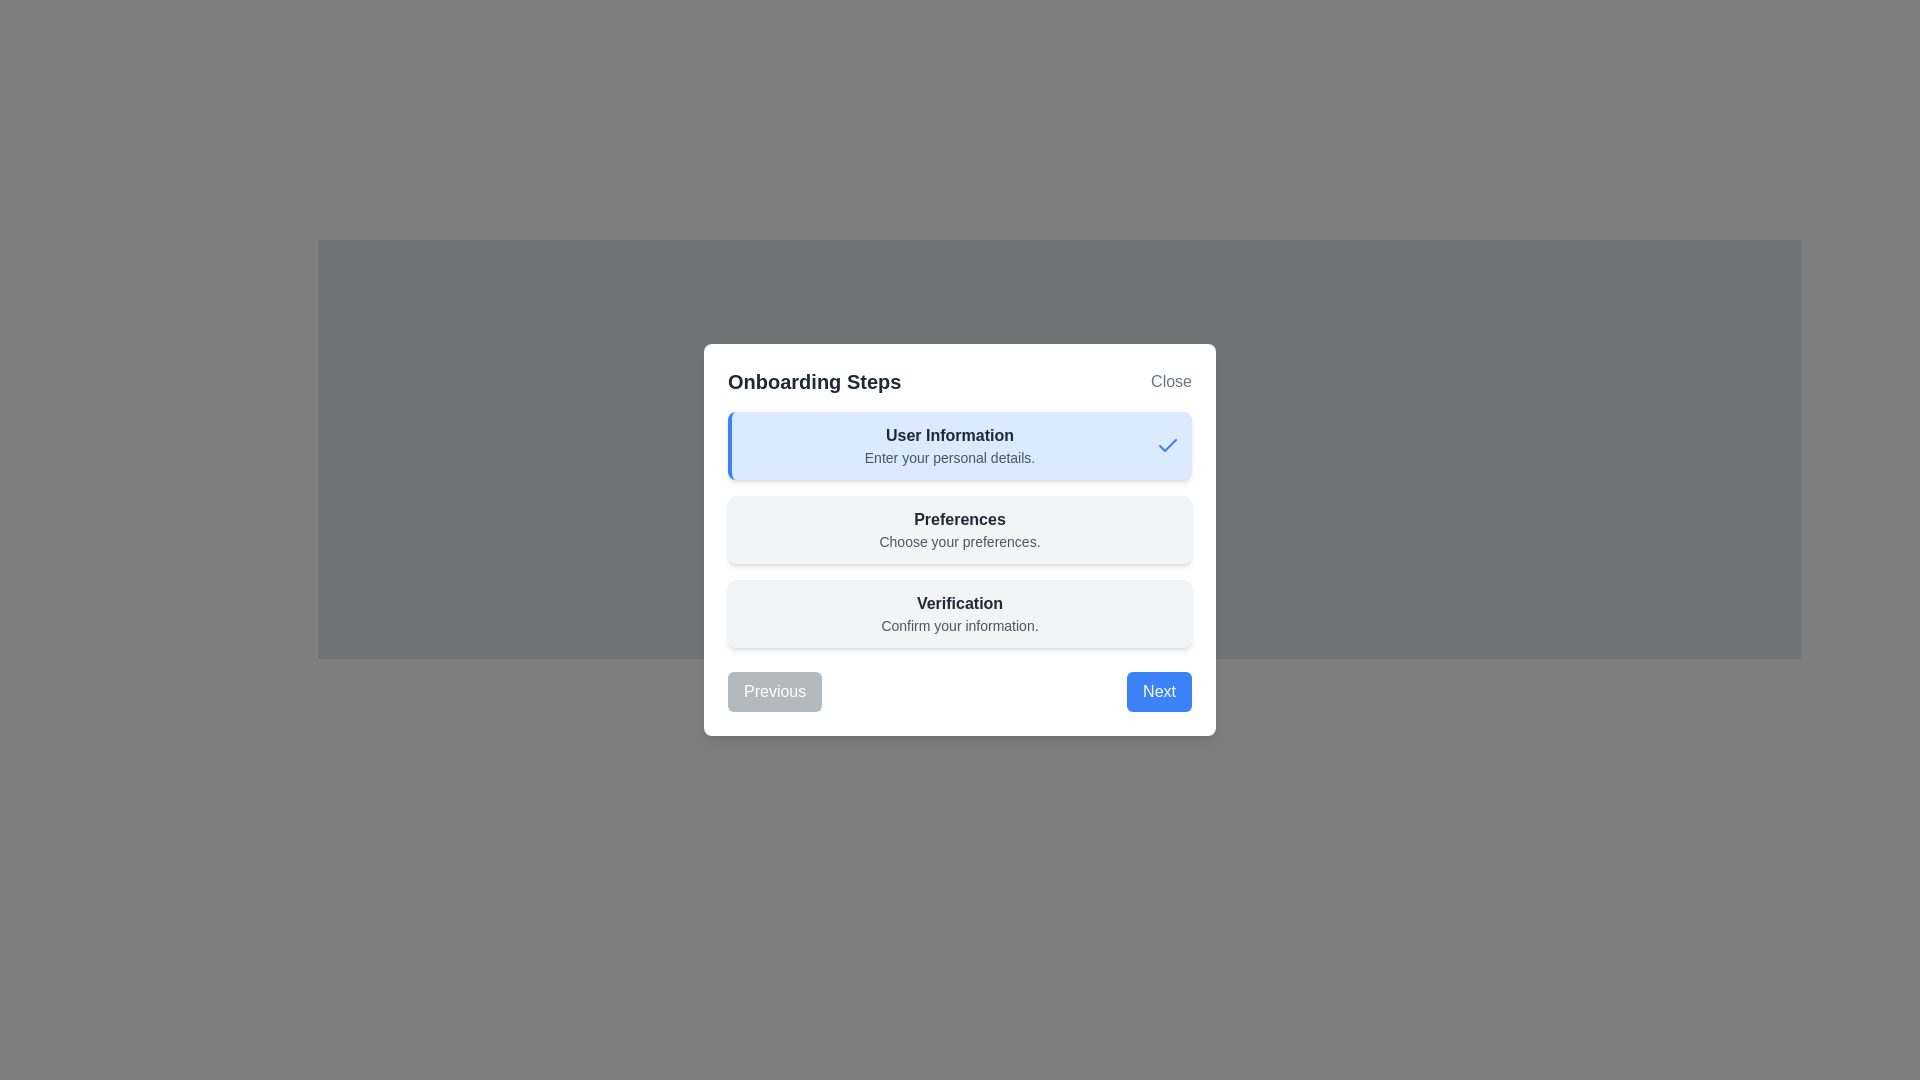  I want to click on the blue checkmark icon indicating the completion of the 'User Information' step in the onboarding process, so click(1167, 443).